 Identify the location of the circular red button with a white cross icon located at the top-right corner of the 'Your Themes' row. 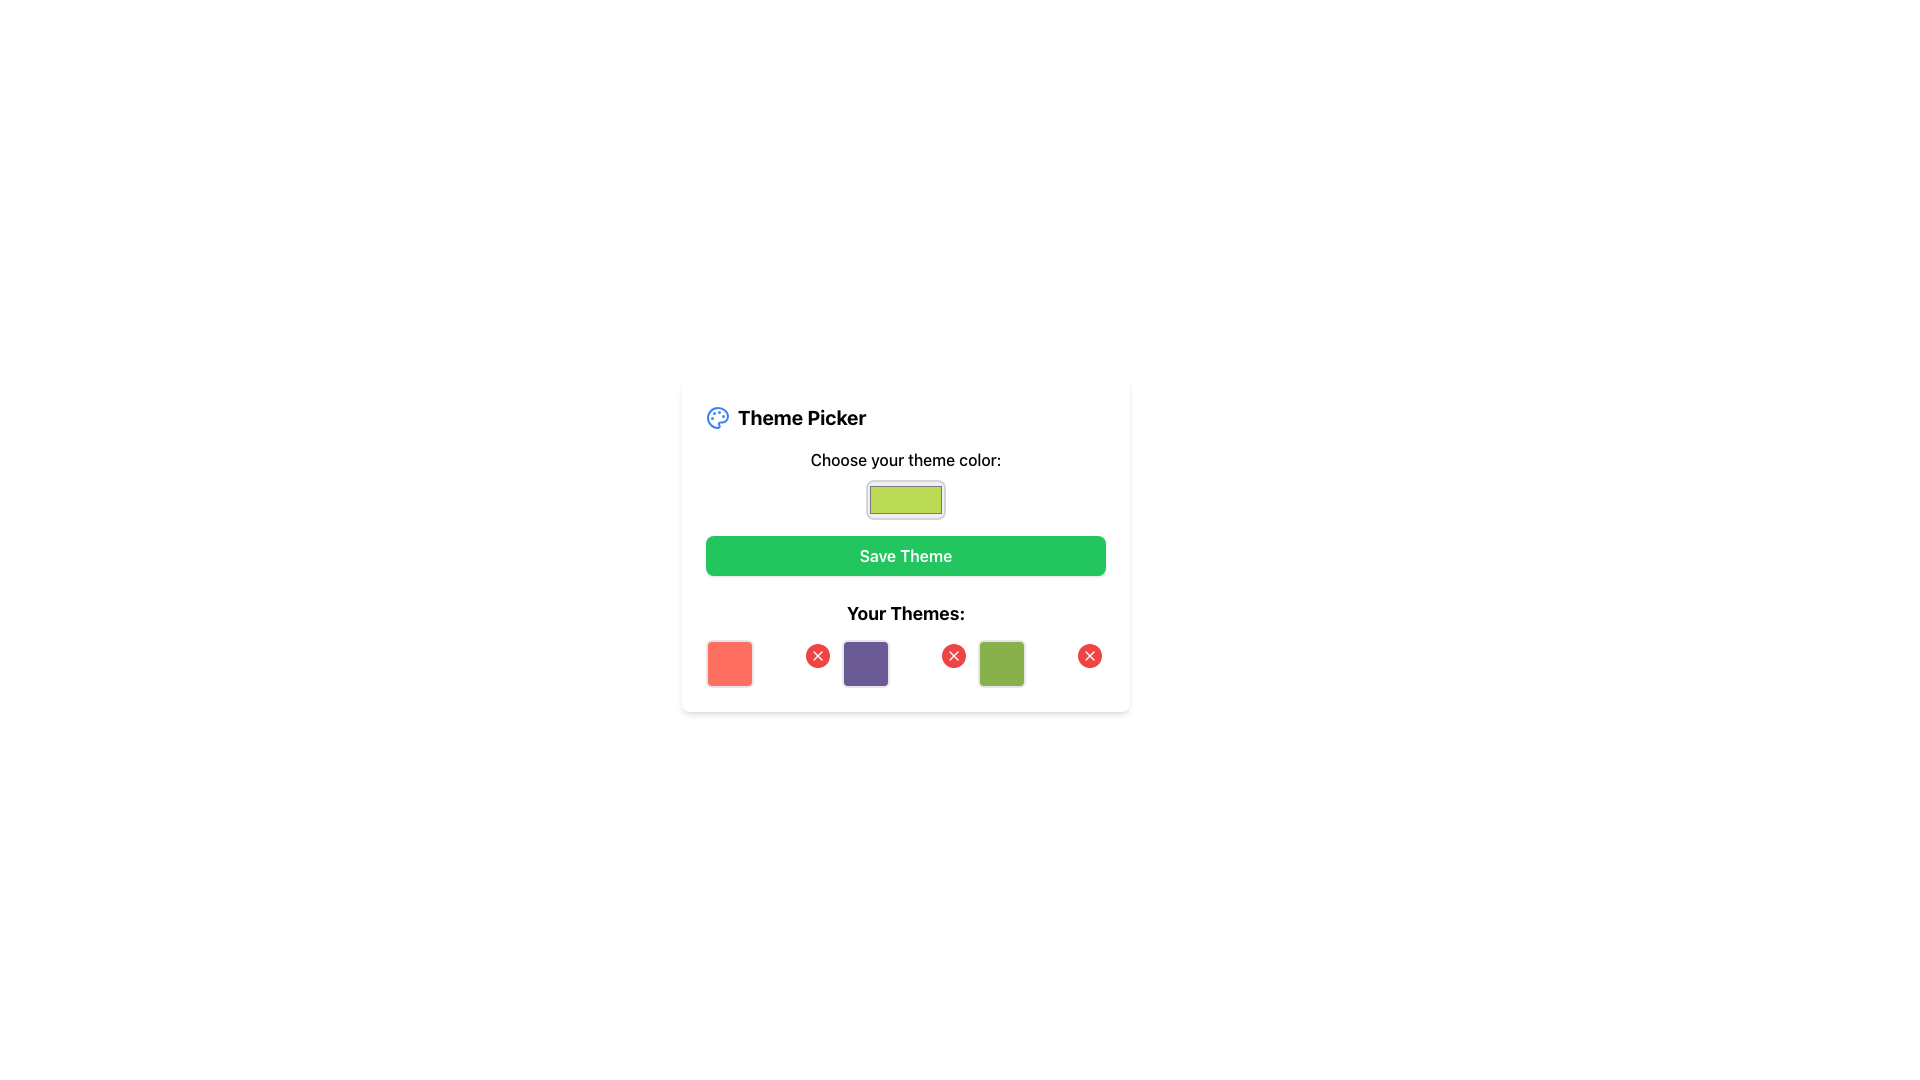
(953, 655).